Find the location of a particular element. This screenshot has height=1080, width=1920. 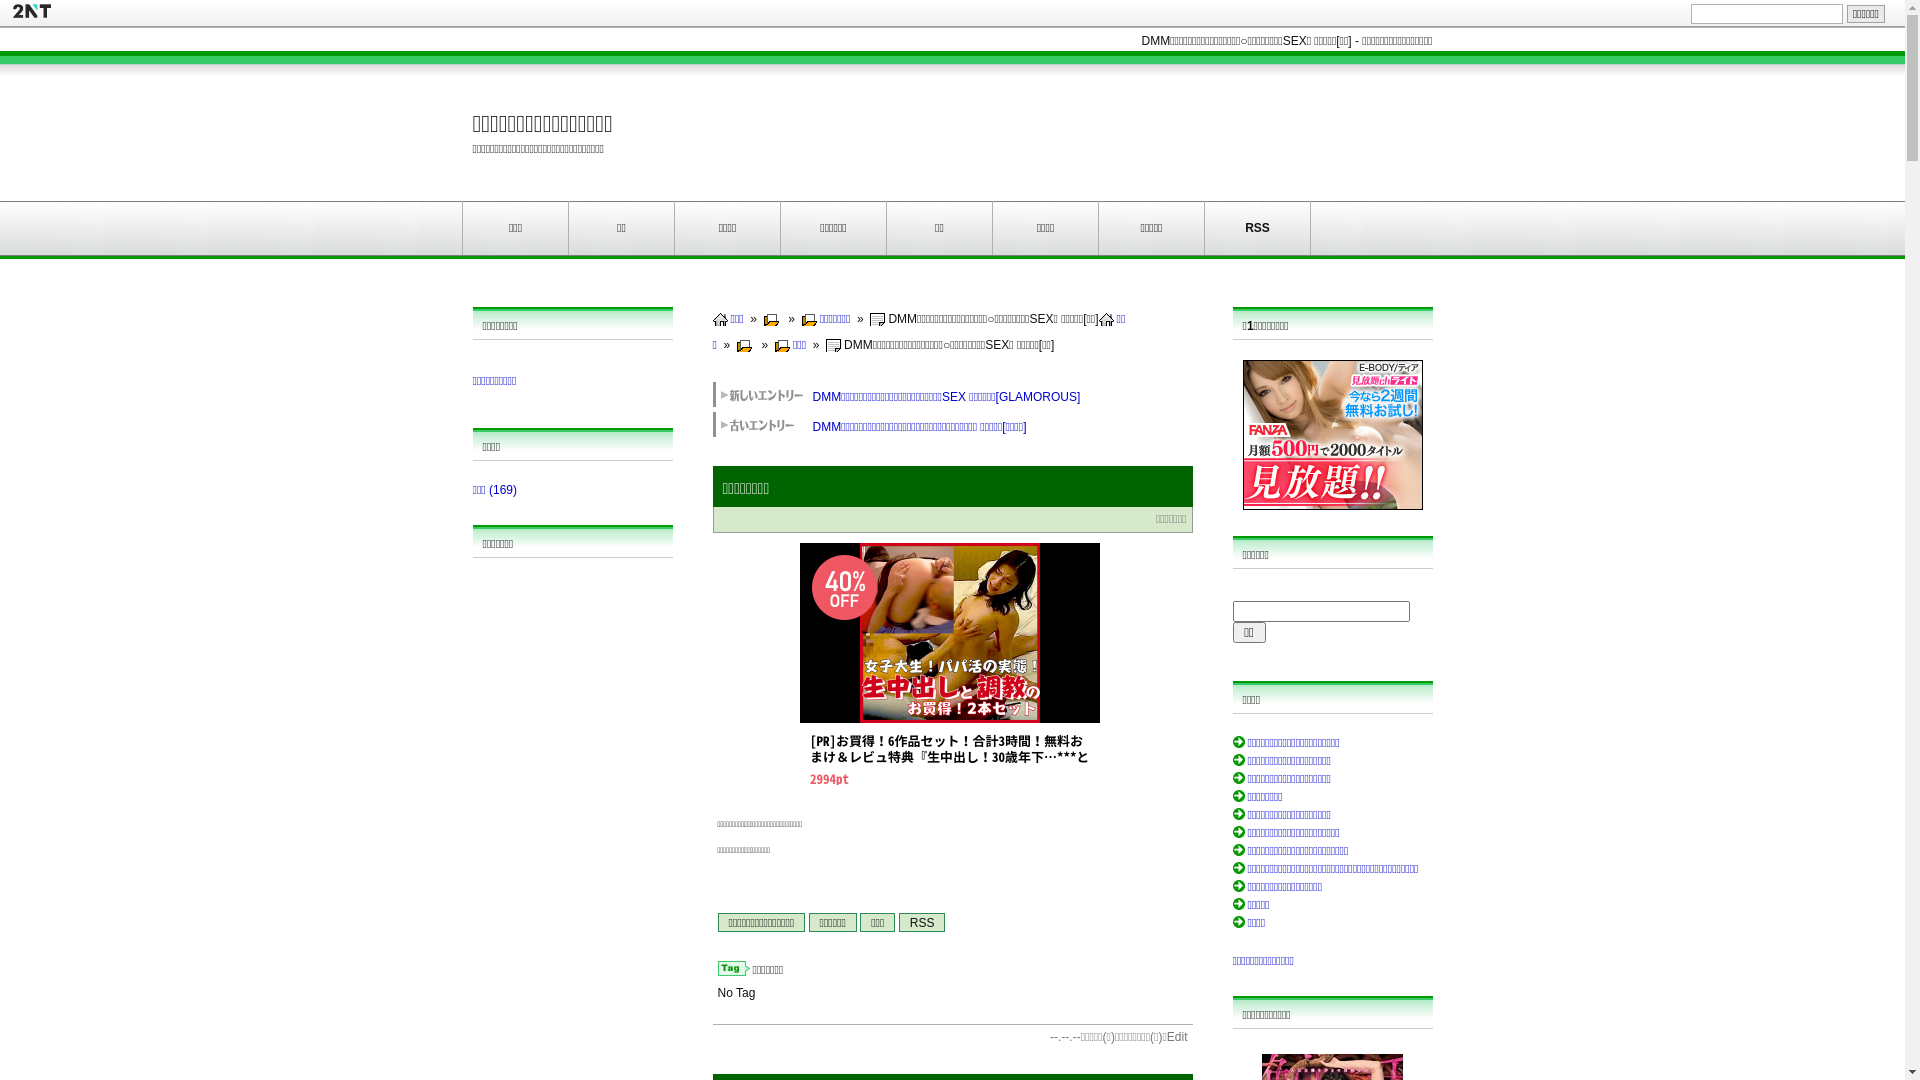

'Edit' is located at coordinates (1177, 1036).